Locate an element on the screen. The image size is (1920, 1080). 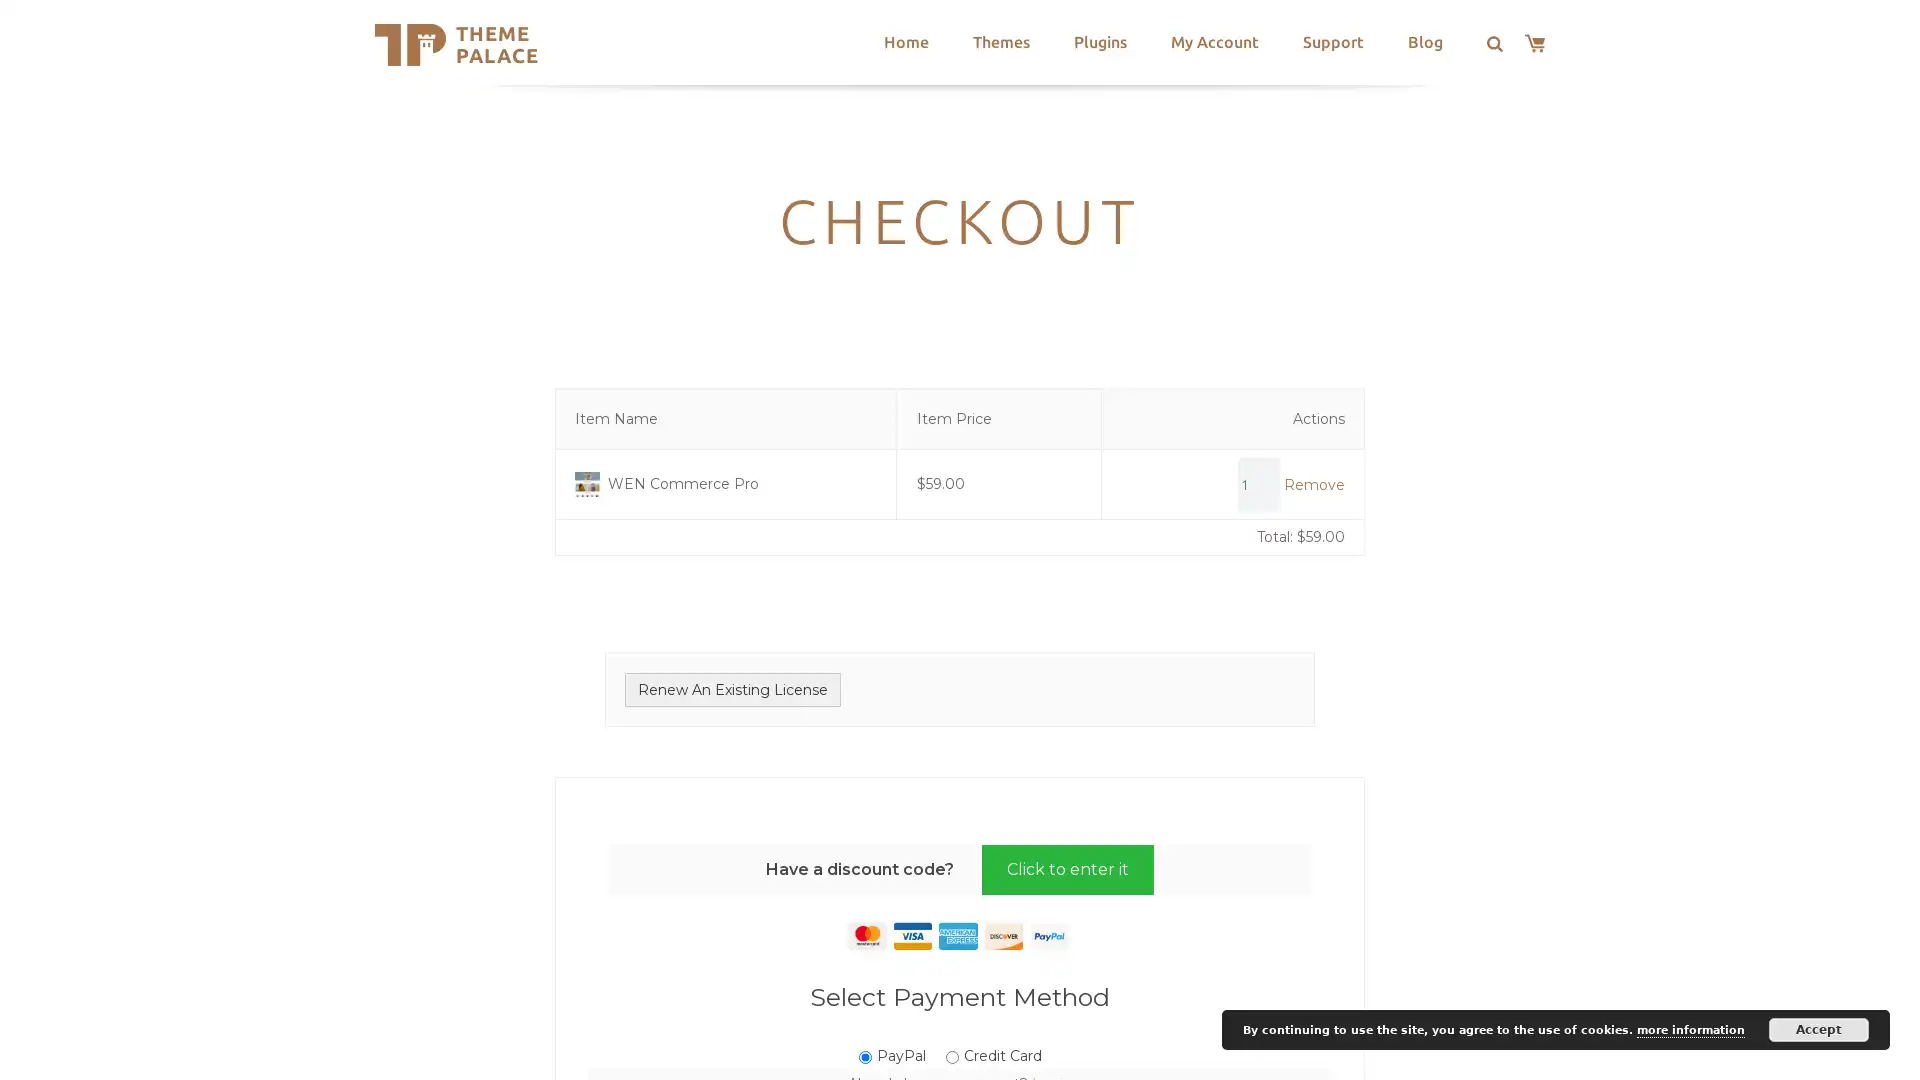
Renew An Existing License is located at coordinates (732, 688).